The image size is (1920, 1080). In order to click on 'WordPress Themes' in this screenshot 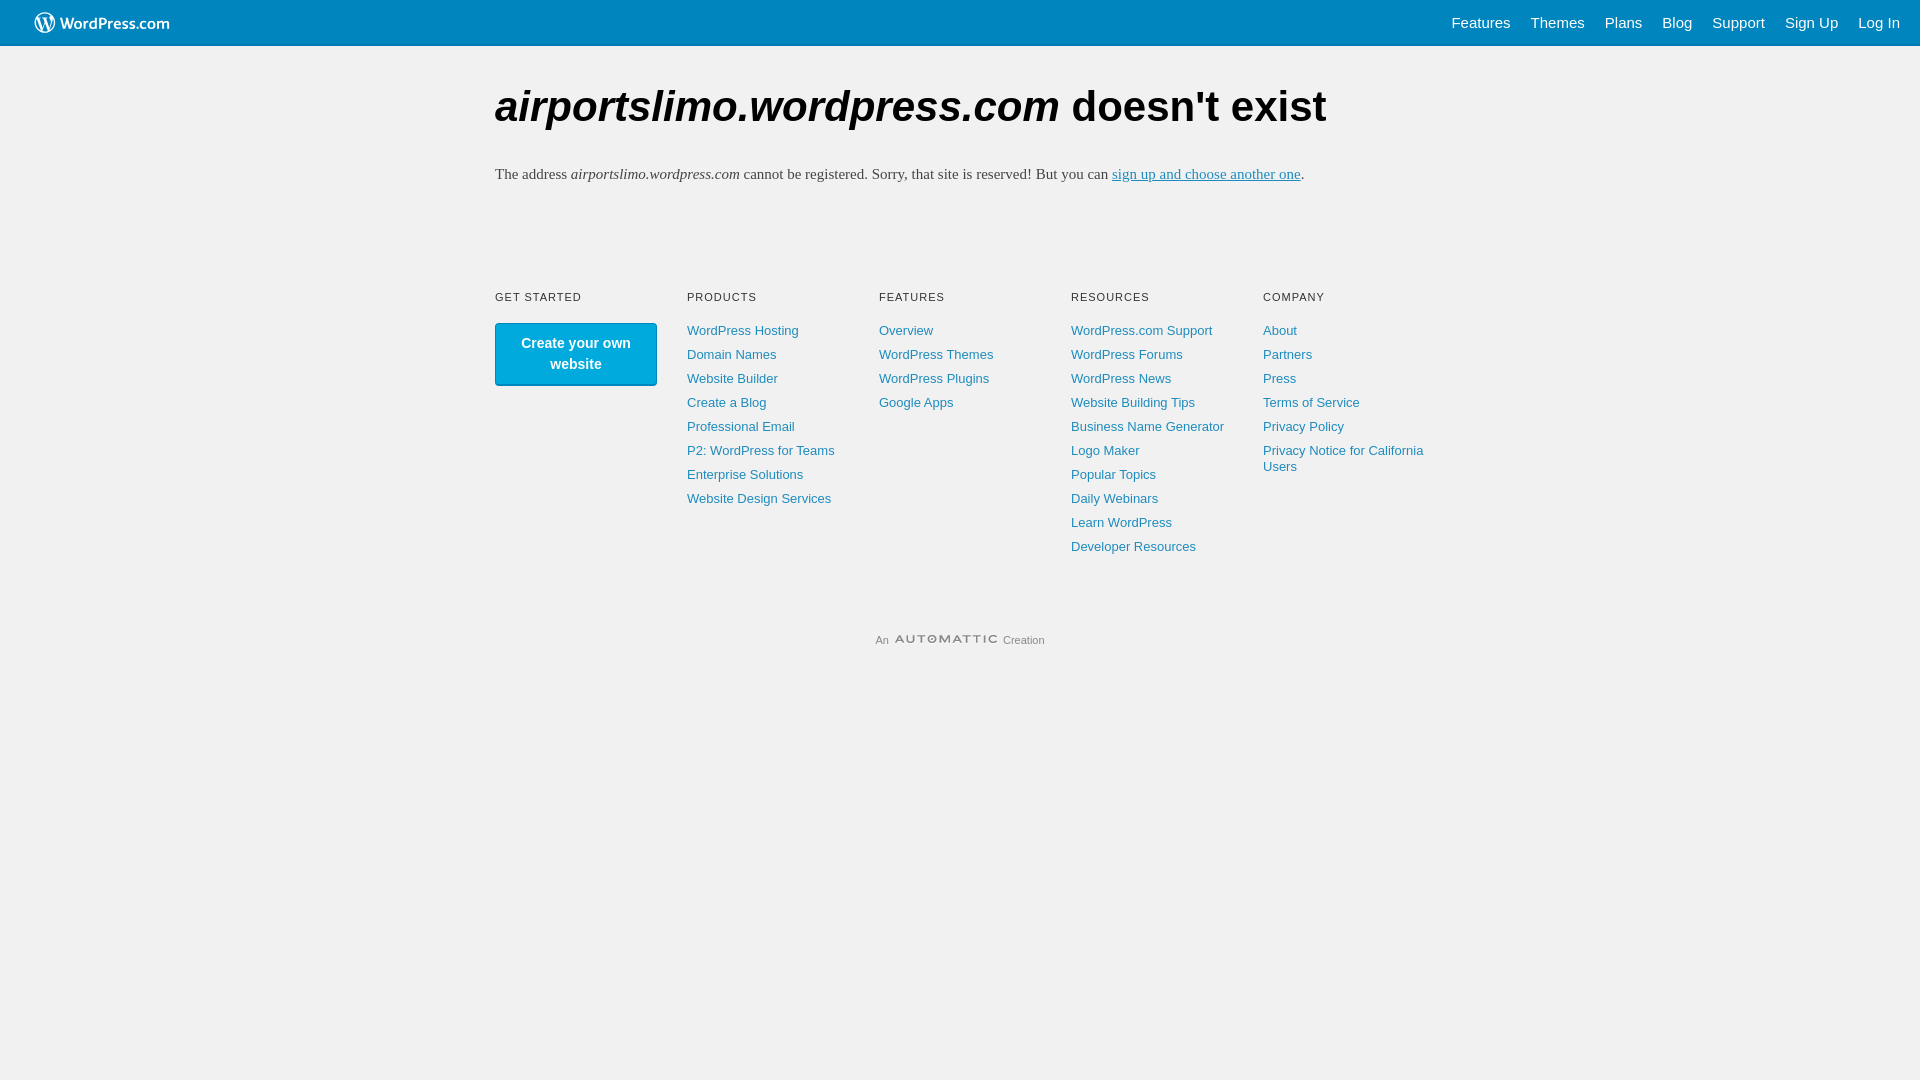, I will do `click(935, 353)`.